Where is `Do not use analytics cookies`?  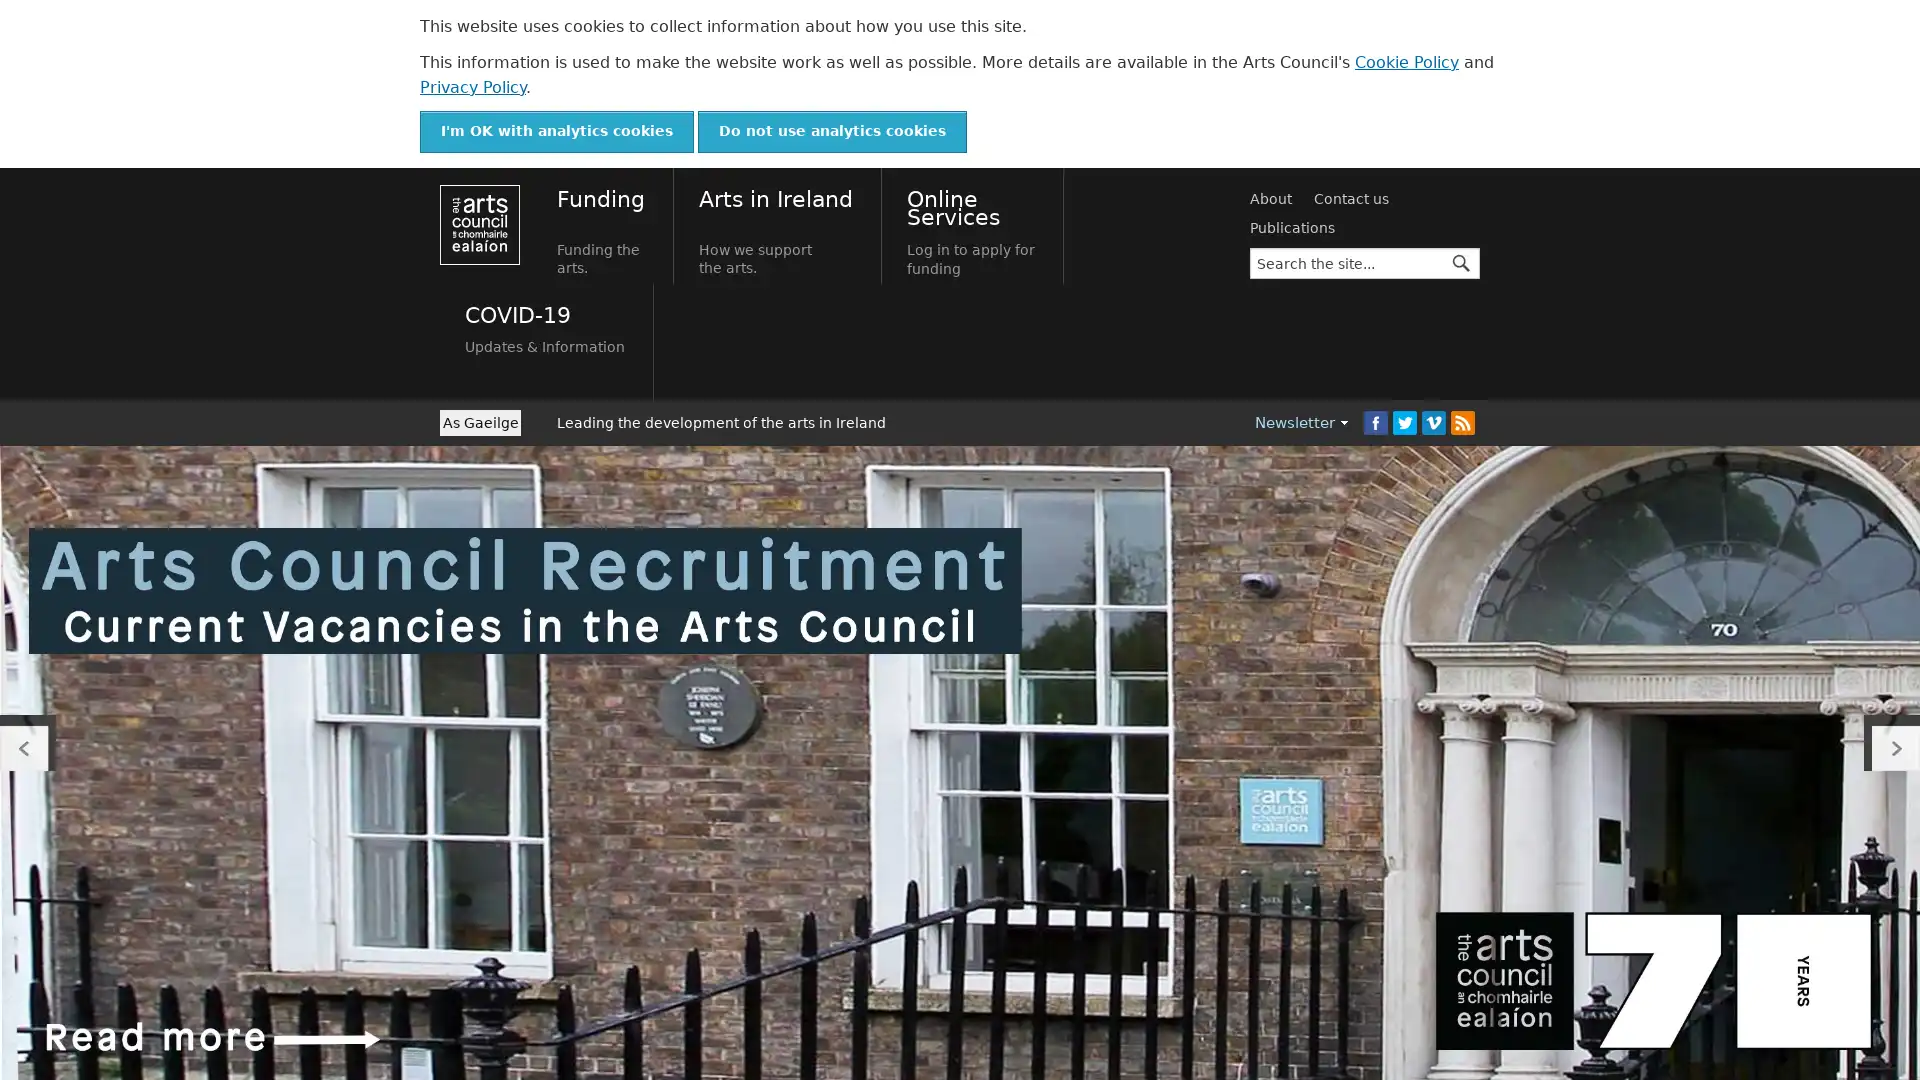
Do not use analytics cookies is located at coordinates (832, 131).